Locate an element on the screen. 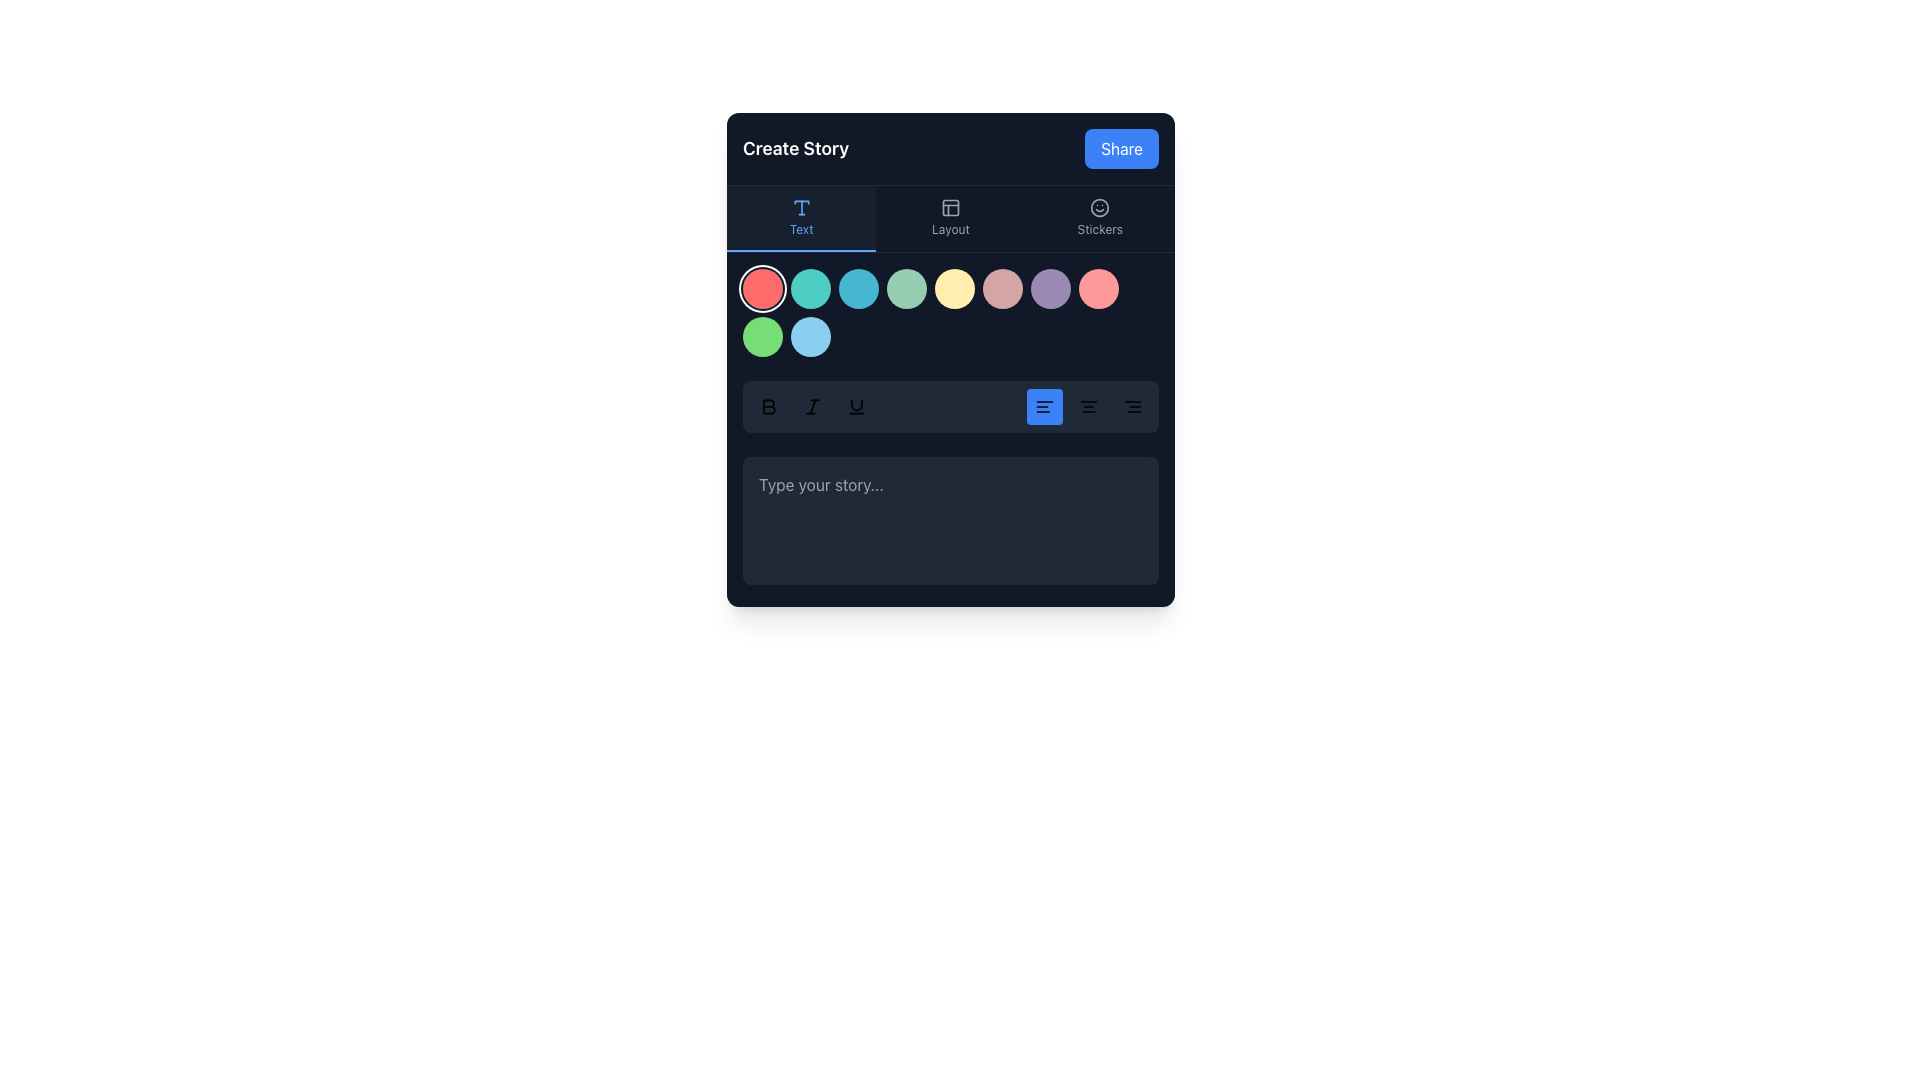 This screenshot has height=1080, width=1920. the alignment buttons on the toolbar located just above the story input field is located at coordinates (949, 406).